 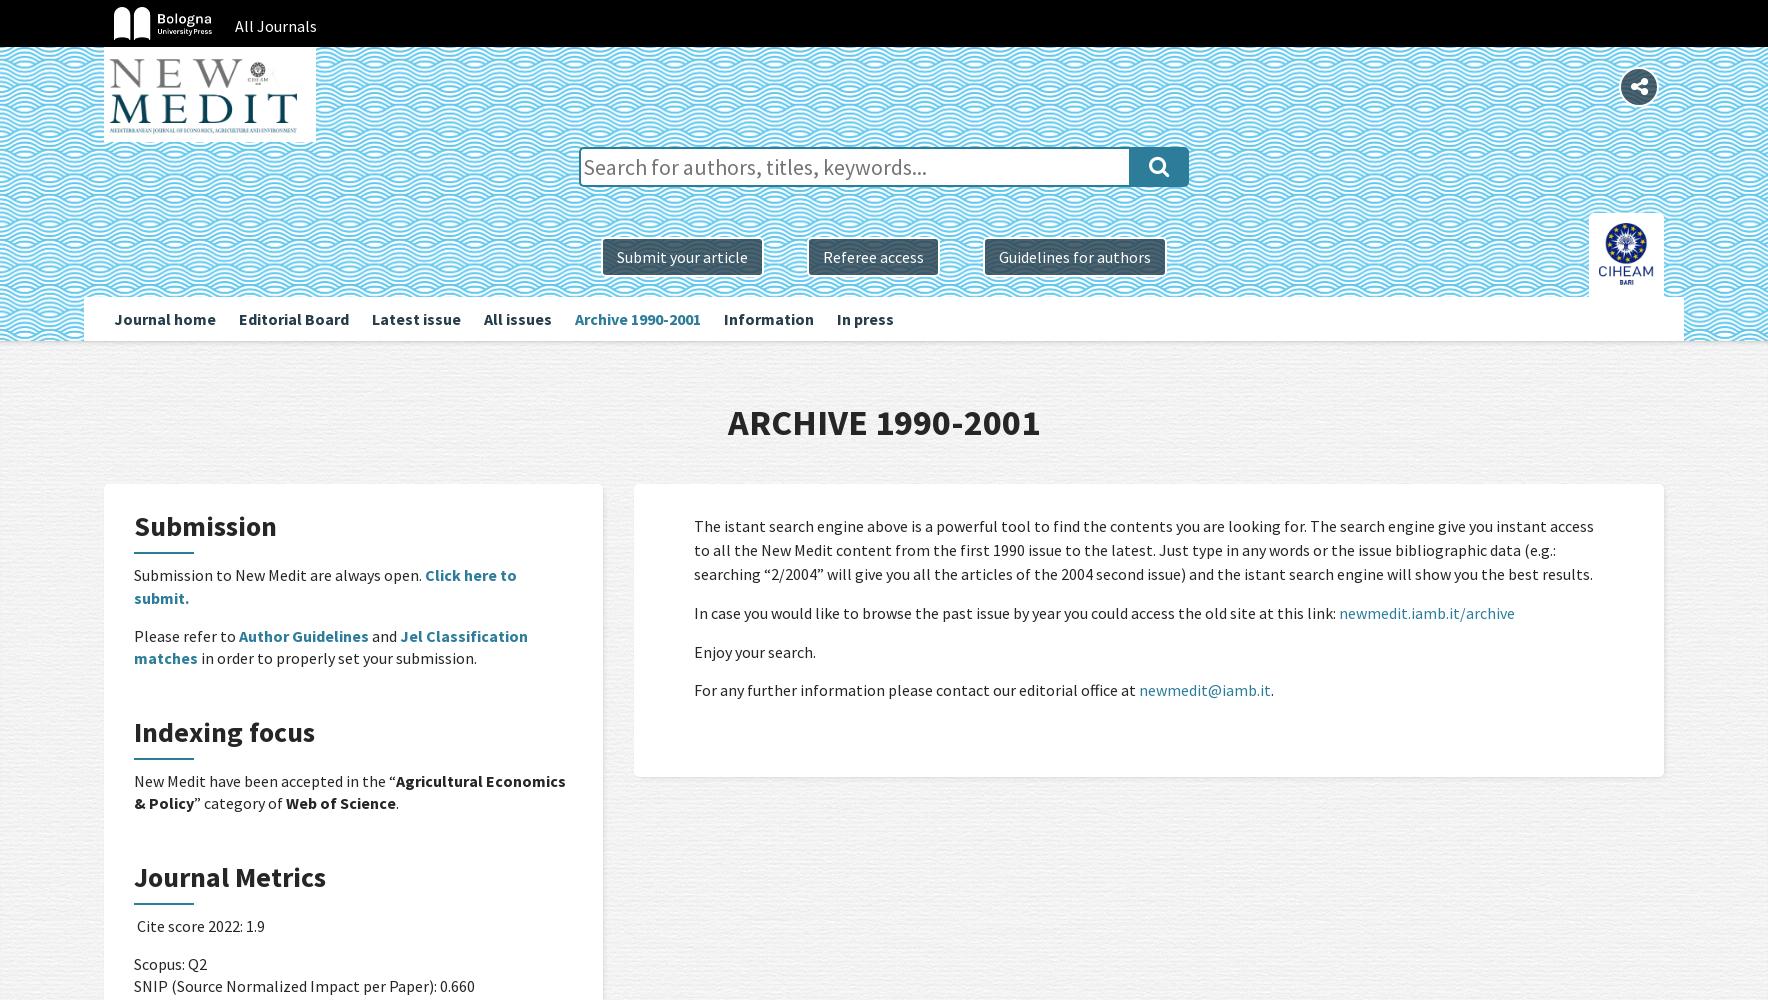 I want to click on 'Submission', so click(x=204, y=526).